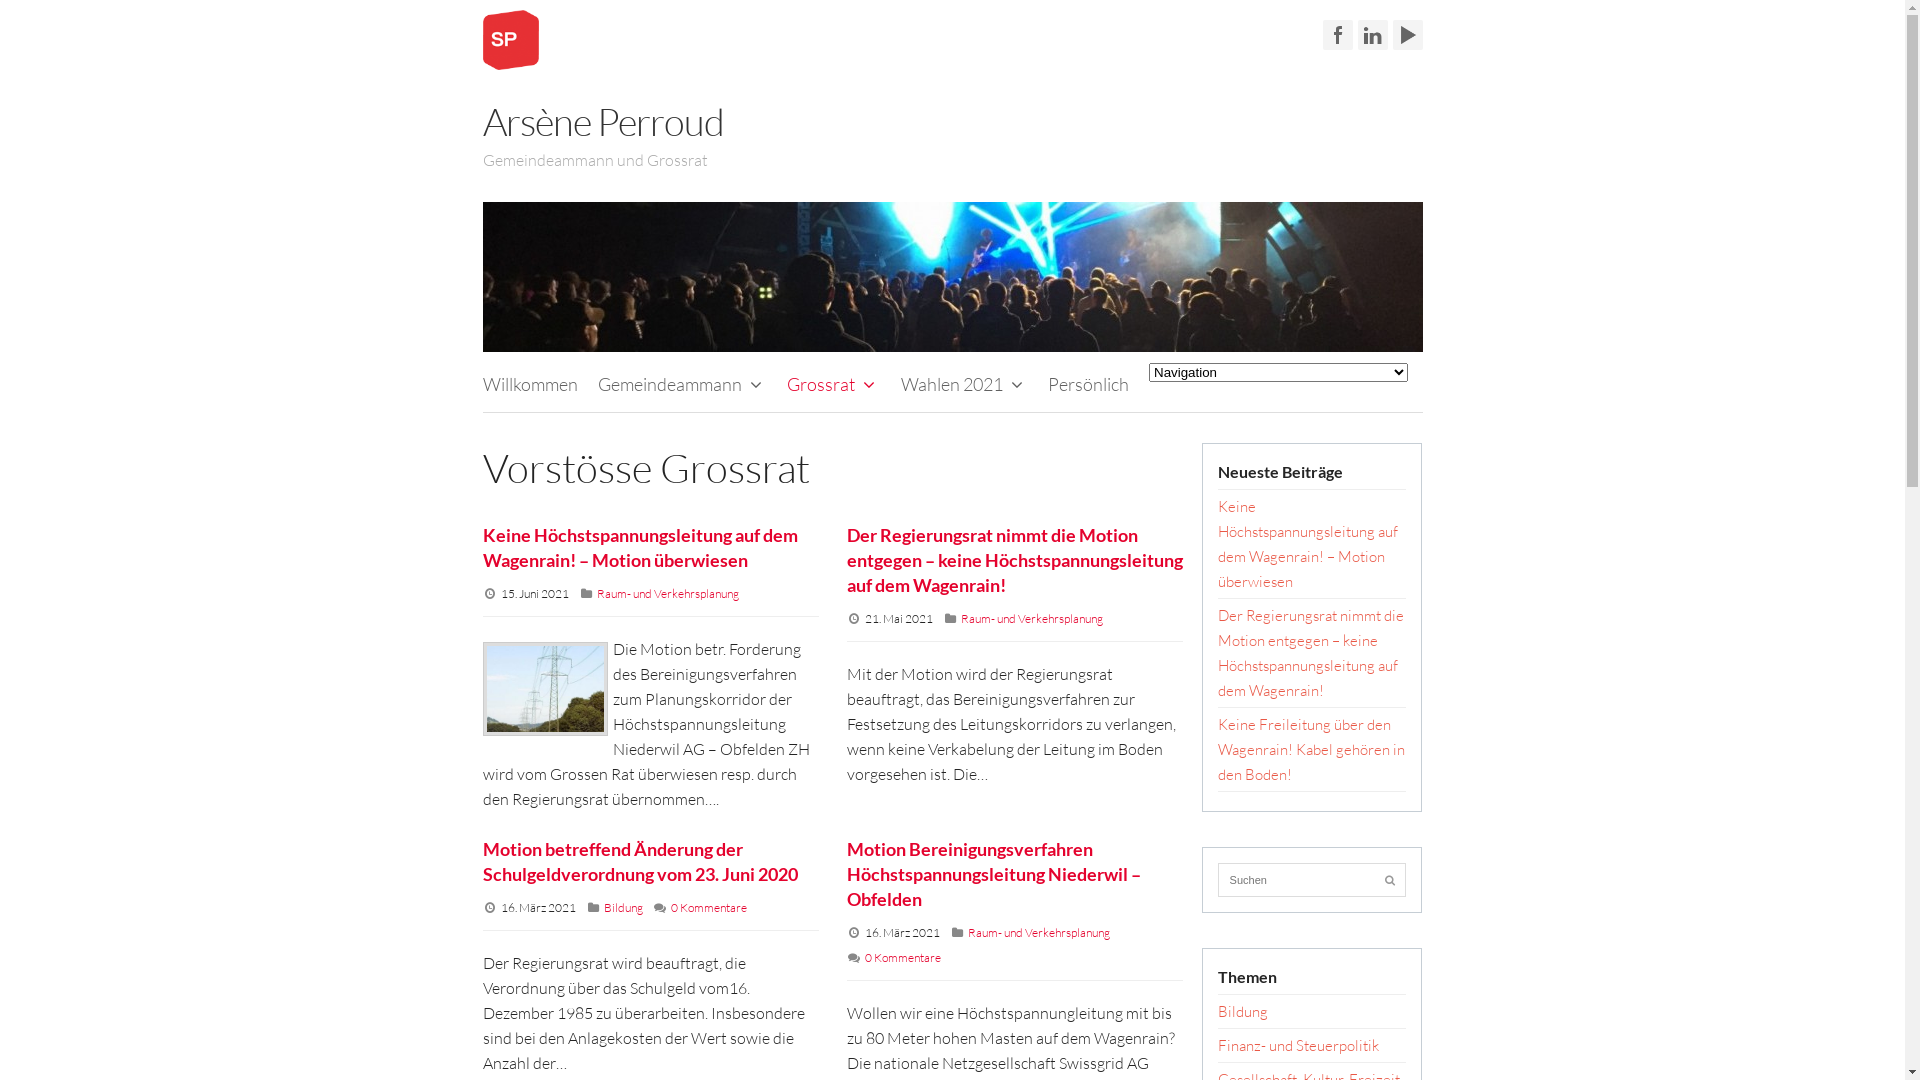 The width and height of the screenshot is (1920, 1080). What do you see at coordinates (1298, 1044) in the screenshot?
I see `'Finanz- und Steuerpolitik'` at bounding box center [1298, 1044].